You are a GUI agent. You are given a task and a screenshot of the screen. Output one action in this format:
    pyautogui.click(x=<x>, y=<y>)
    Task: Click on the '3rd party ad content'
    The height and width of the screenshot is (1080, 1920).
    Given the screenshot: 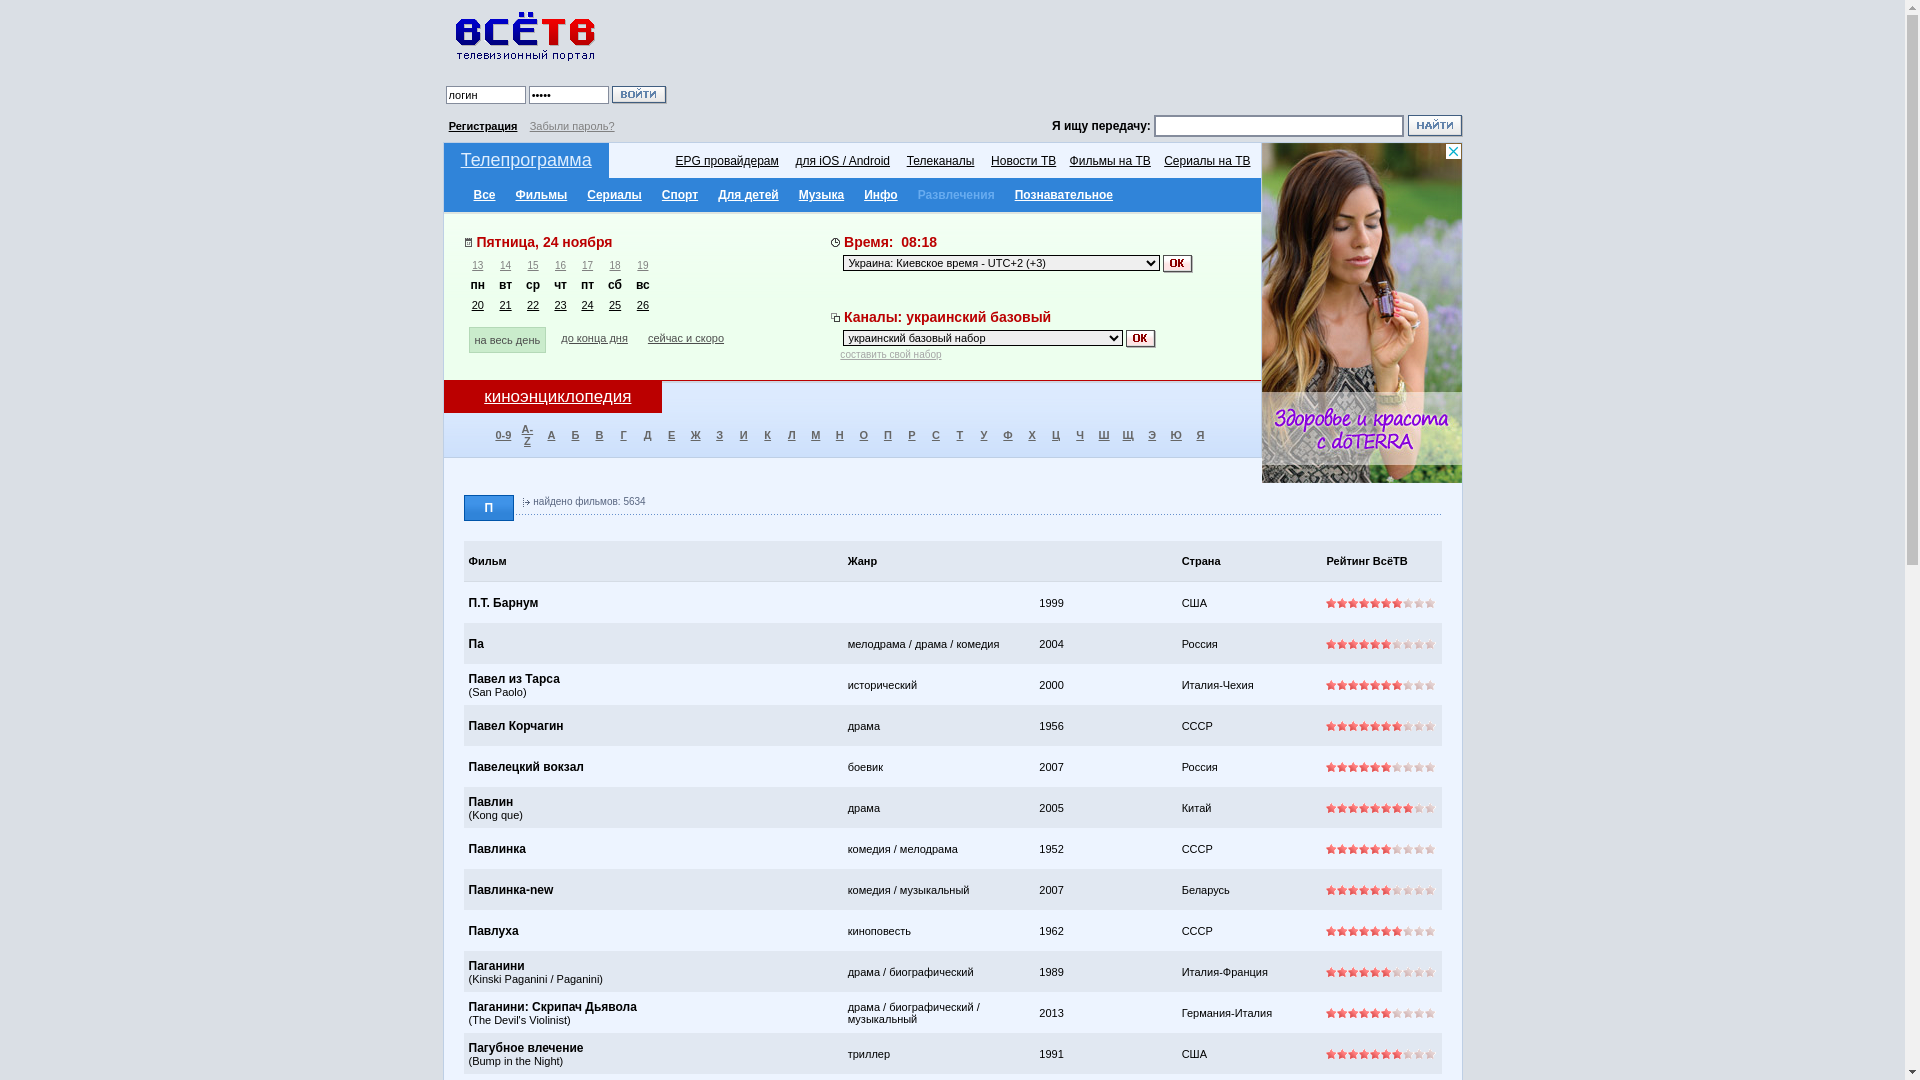 What is the action you would take?
    pyautogui.click(x=1361, y=312)
    